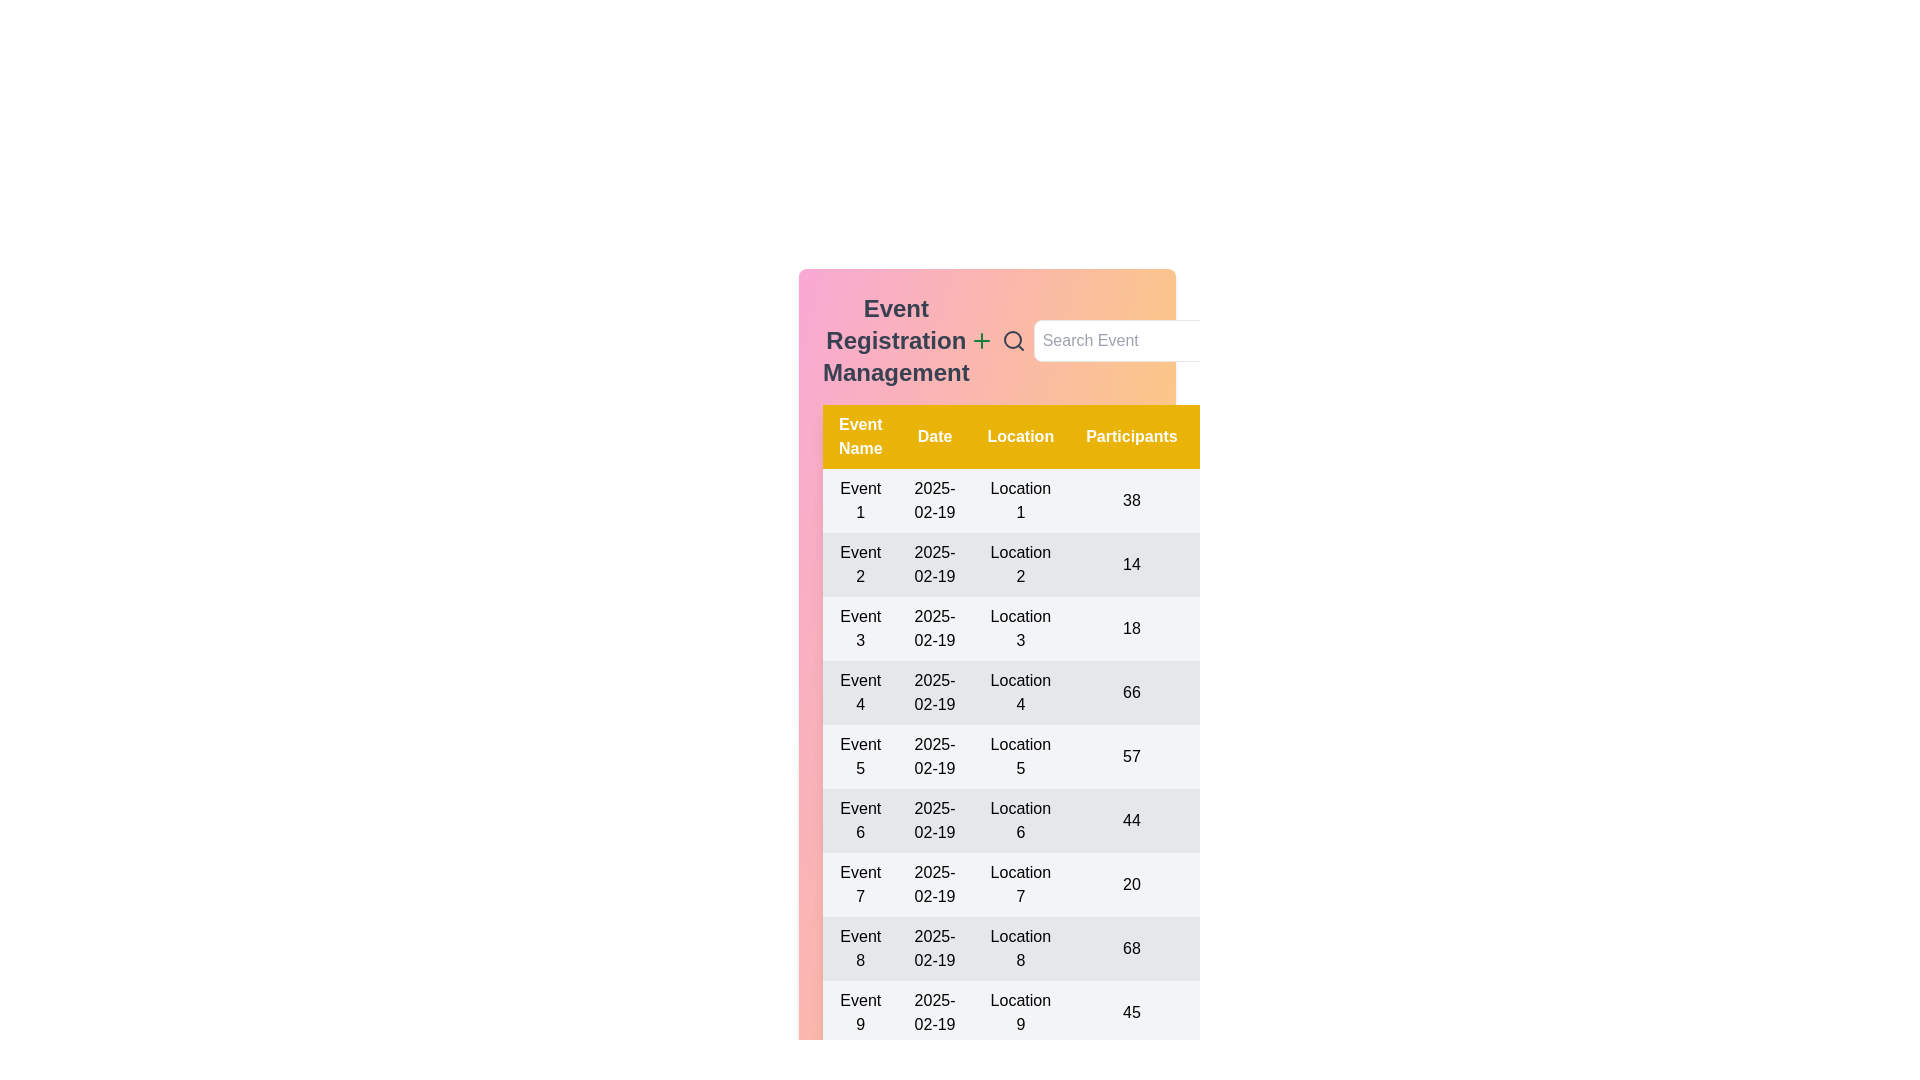 The width and height of the screenshot is (1920, 1080). What do you see at coordinates (1132, 435) in the screenshot?
I see `the header of the column 'Participants' to sort the table by that column` at bounding box center [1132, 435].